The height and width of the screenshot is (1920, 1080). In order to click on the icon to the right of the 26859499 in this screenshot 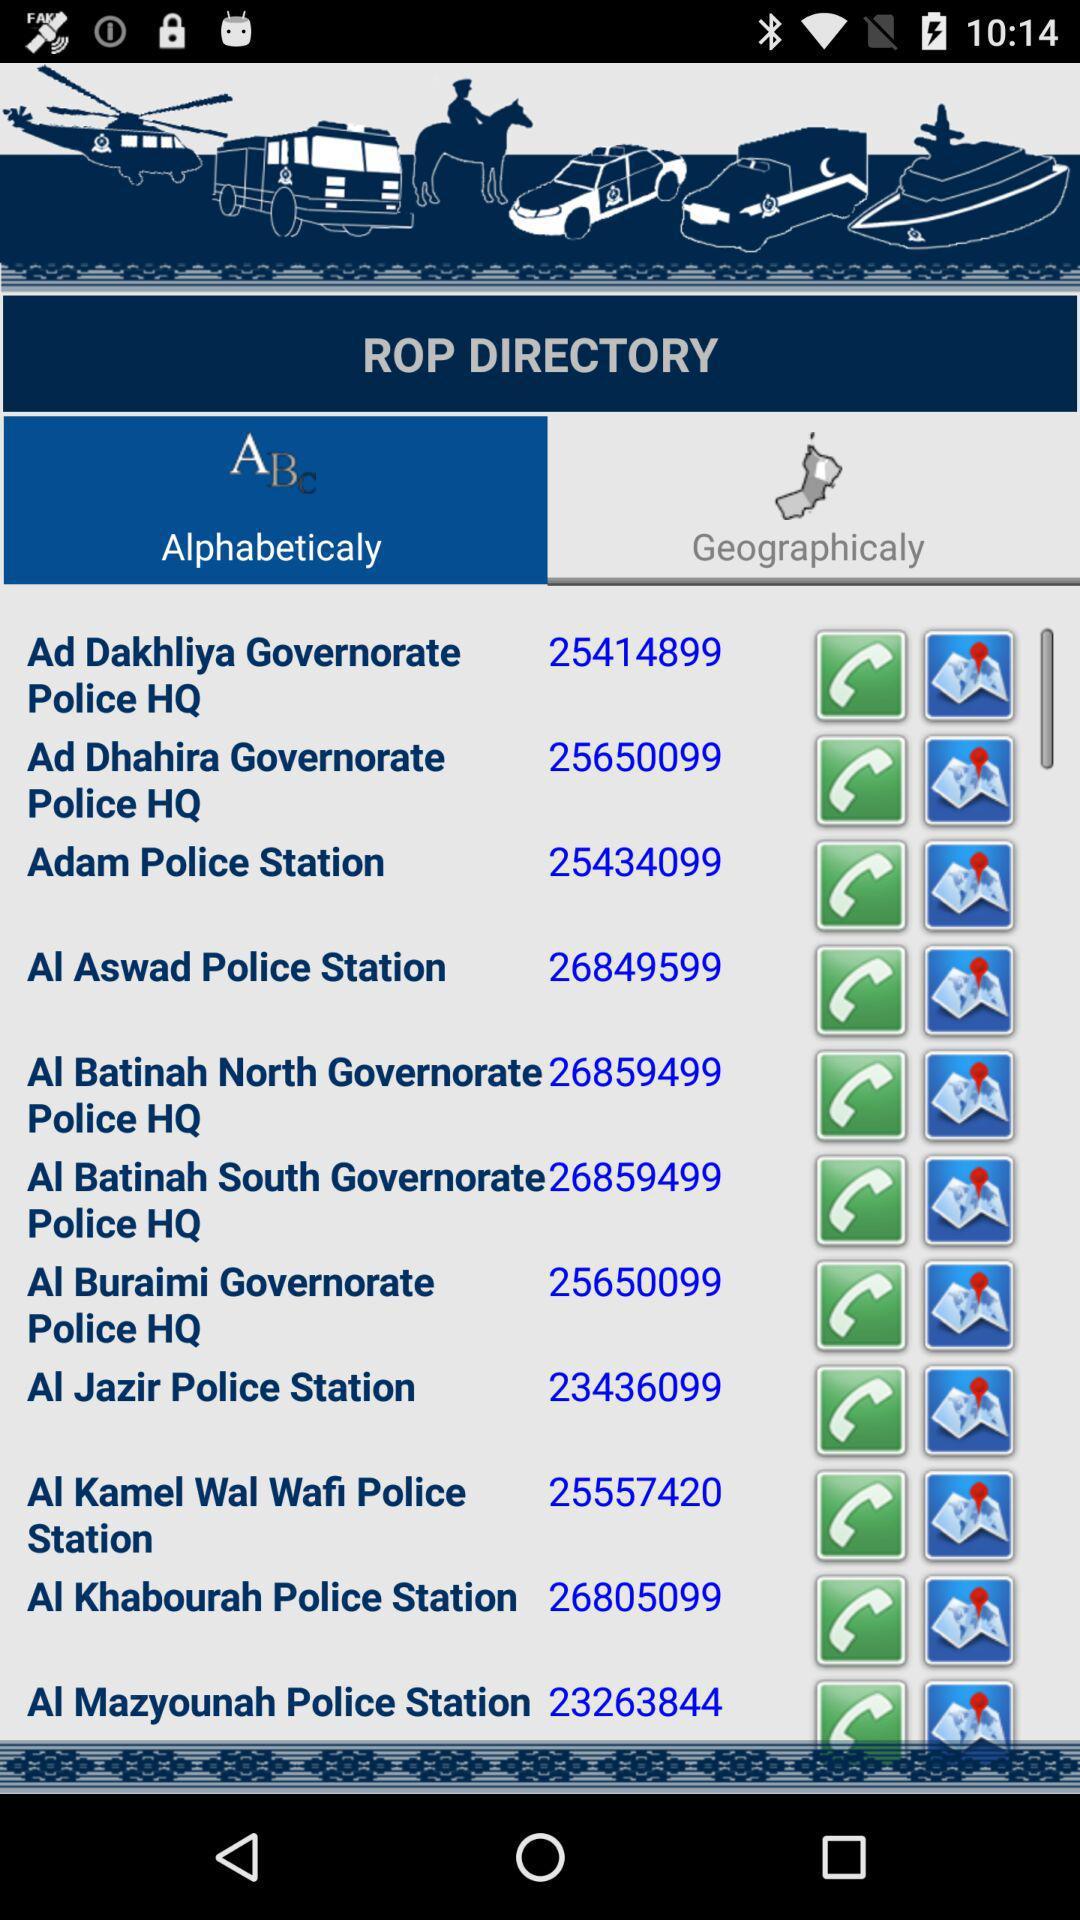, I will do `click(859, 1095)`.